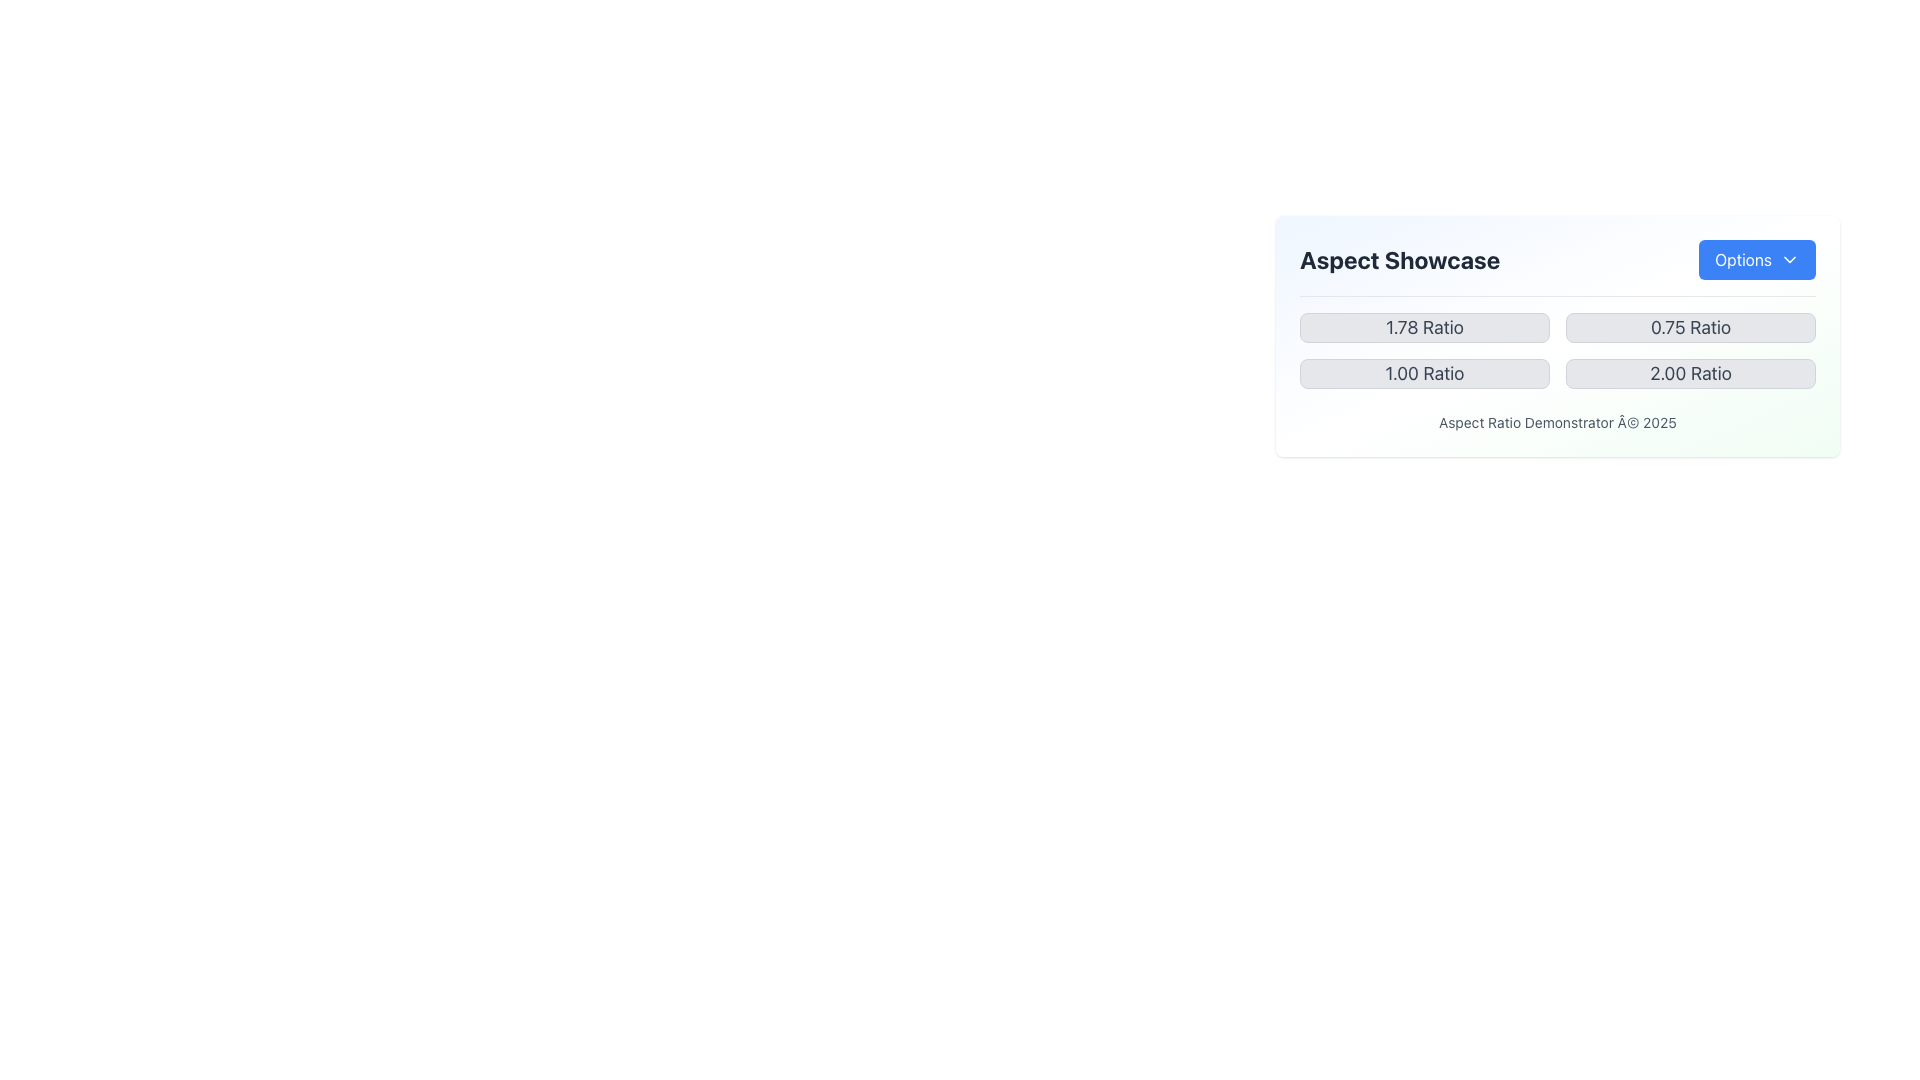  What do you see at coordinates (1689, 374) in the screenshot?
I see `the label displaying '2.00 Ratio', which is a horizontally elongated rectangle with rounded corners and a light gray background located in the lower right quadrant of the grid layout` at bounding box center [1689, 374].